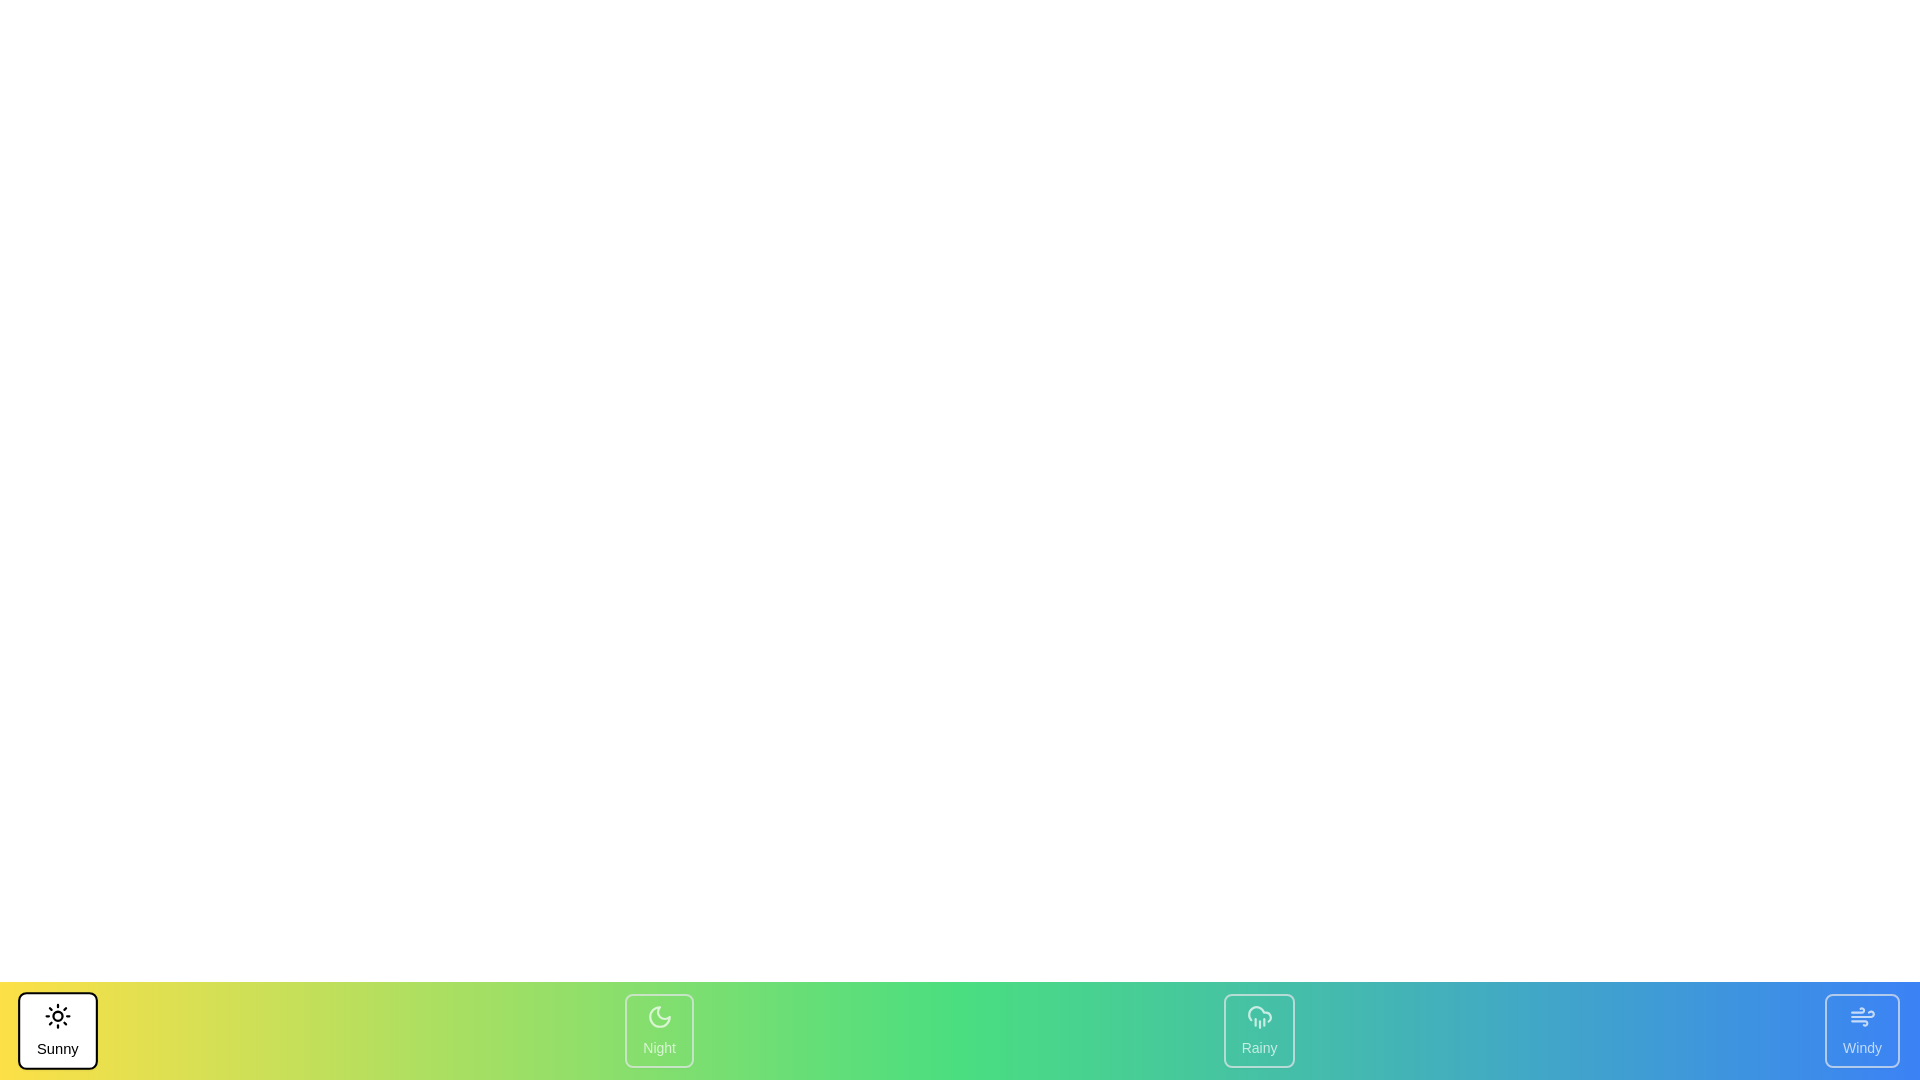  I want to click on the tab corresponding to the selected weather condition Rainy, so click(1258, 1030).